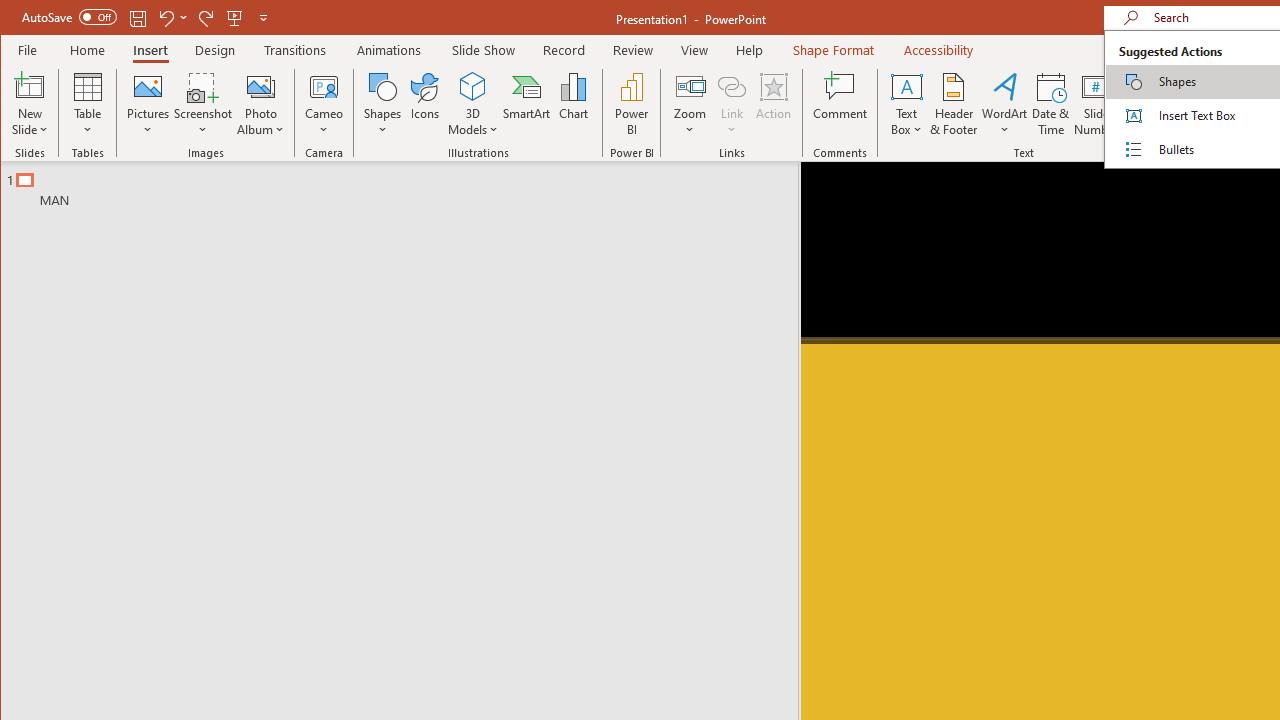 Image resolution: width=1280 pixels, height=720 pixels. What do you see at coordinates (260, 85) in the screenshot?
I see `'New Photo Album...'` at bounding box center [260, 85].